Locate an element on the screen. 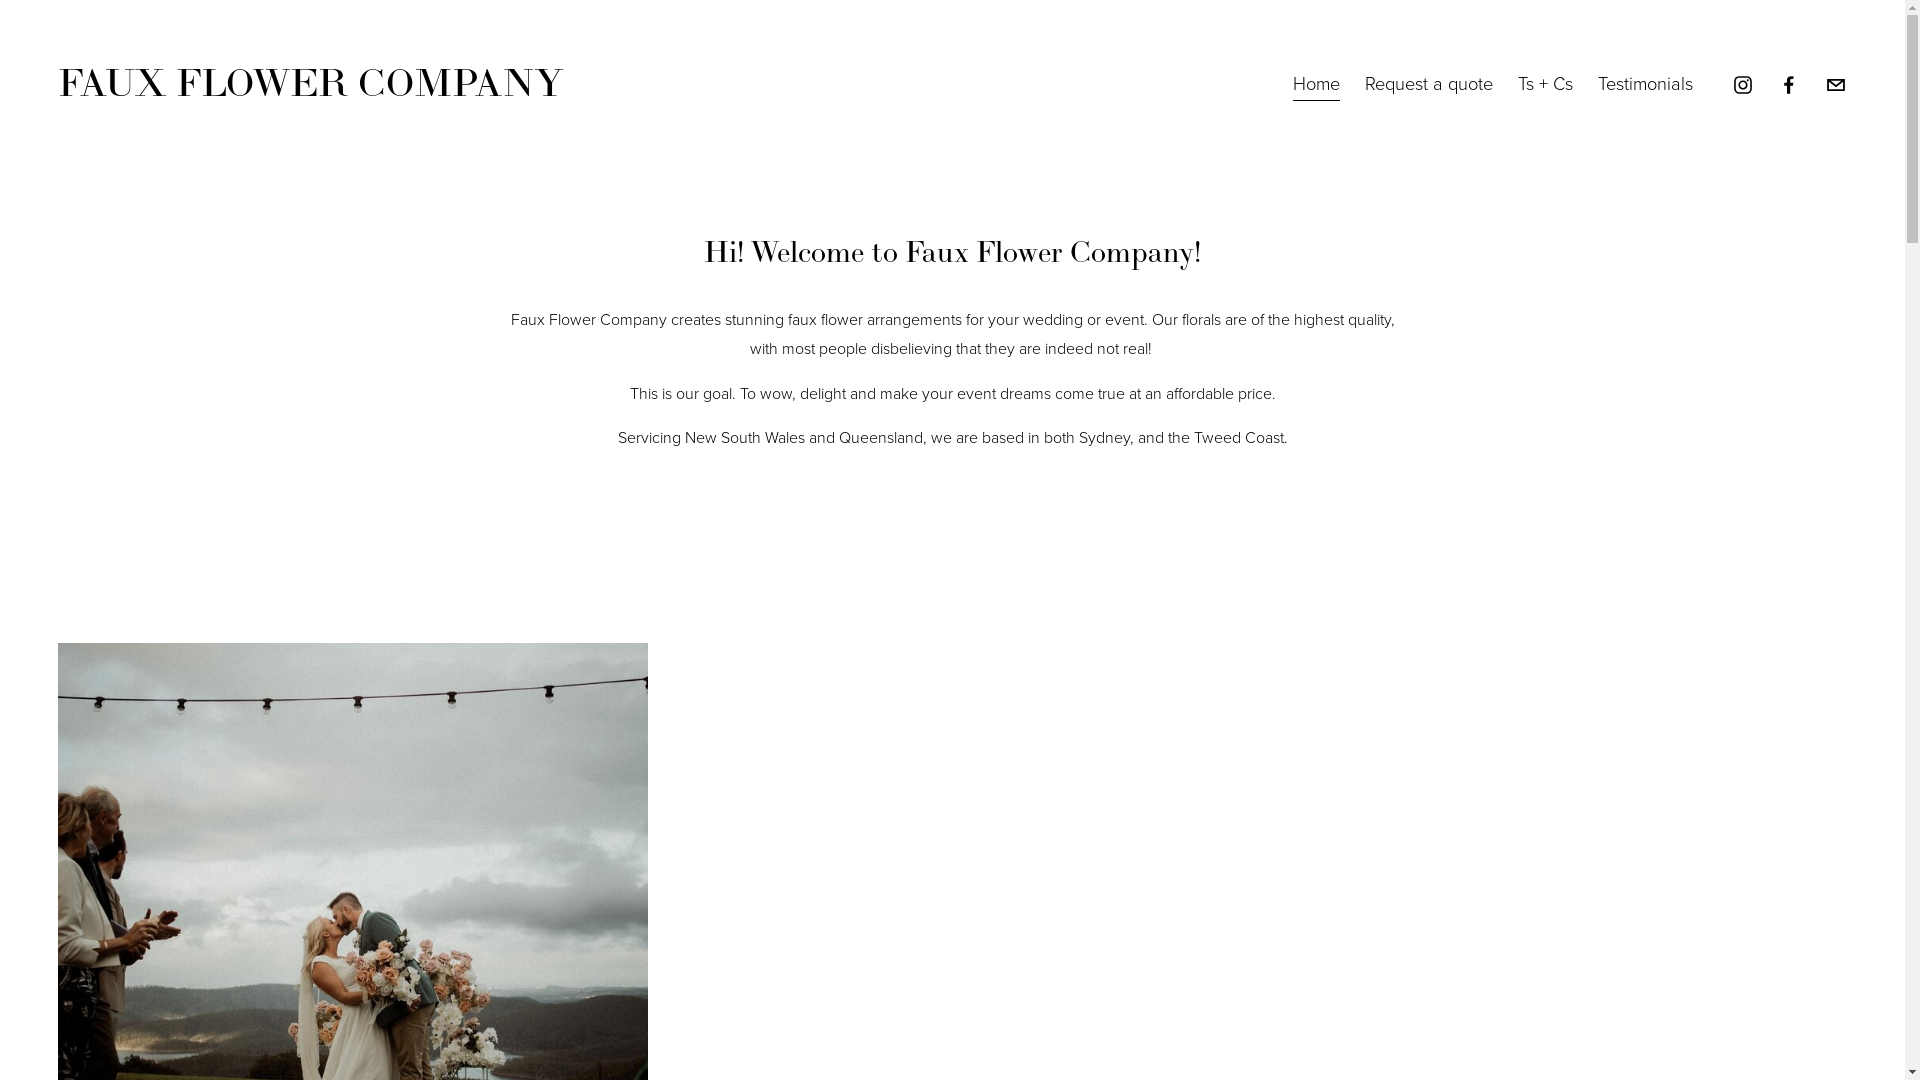 The image size is (1920, 1080). 'FAUX FLOWER COMPANY' is located at coordinates (309, 83).